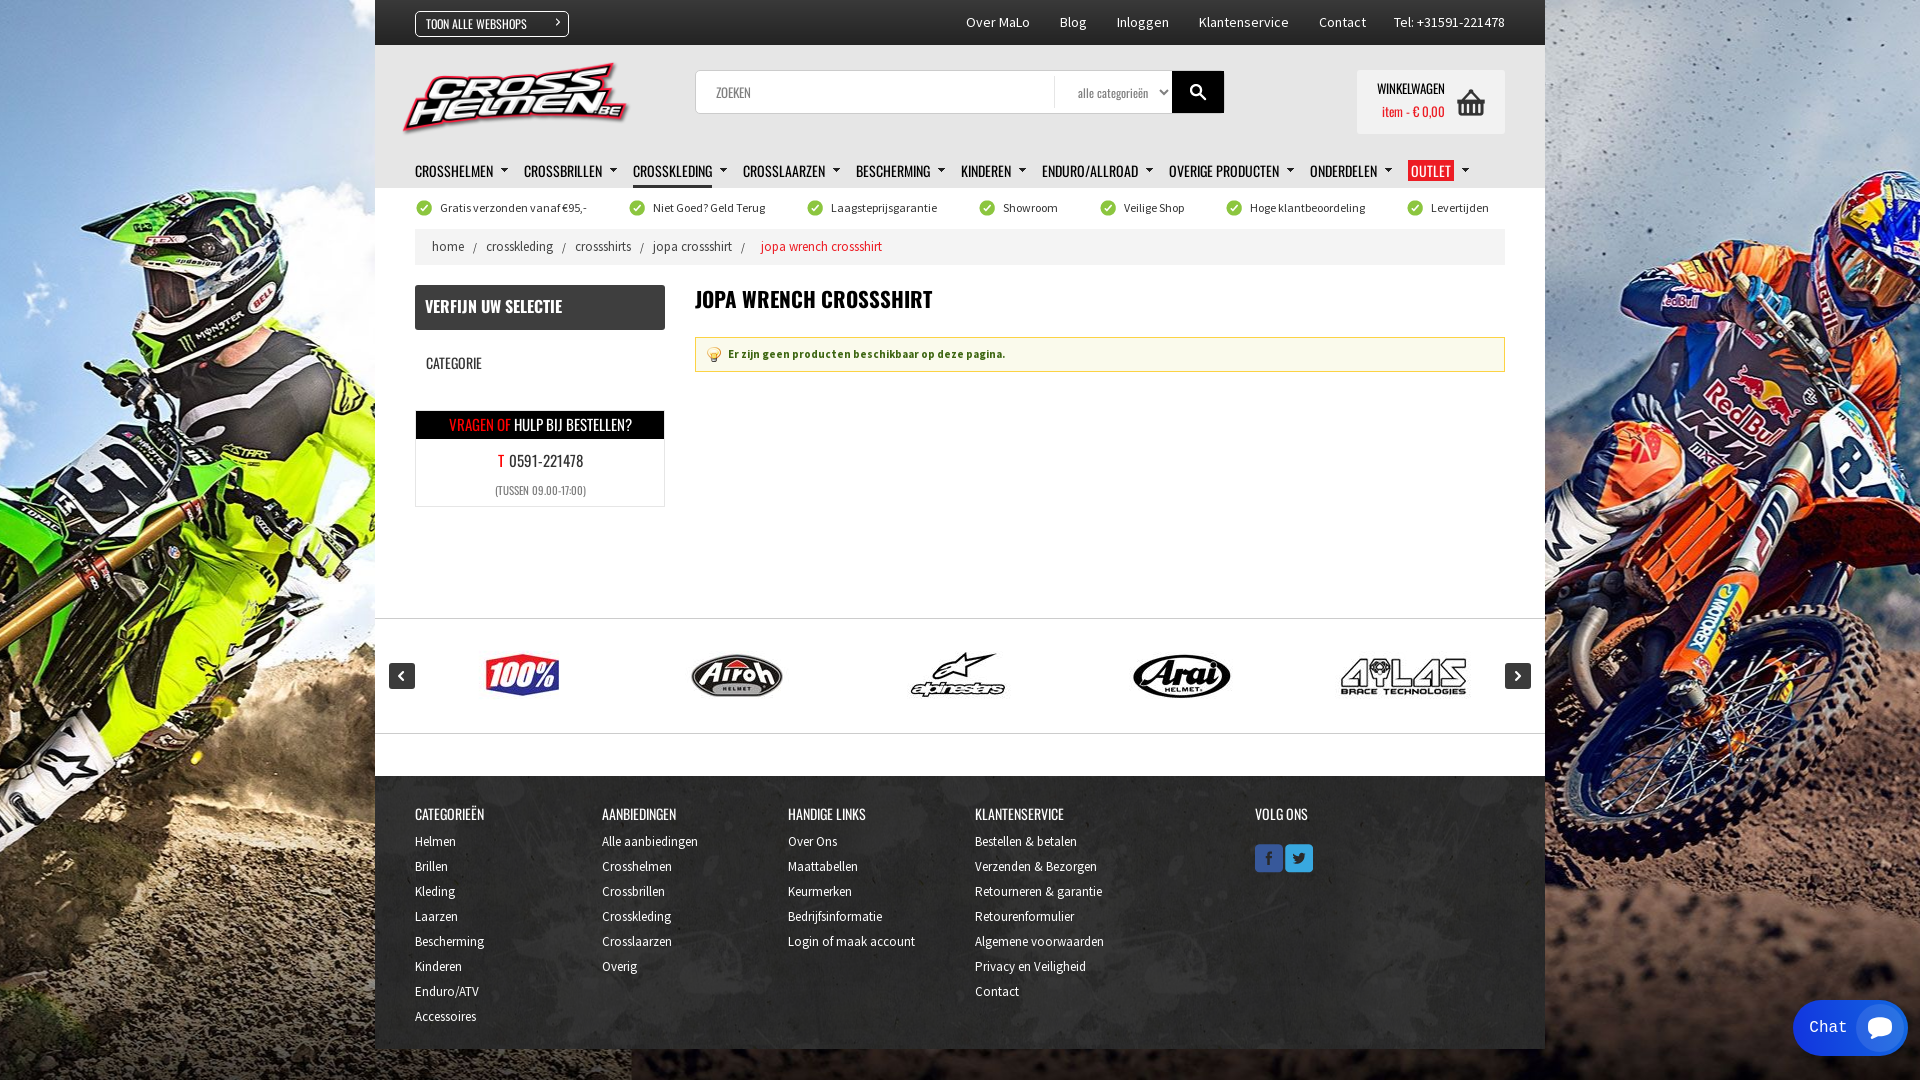 Image resolution: width=1920 pixels, height=1080 pixels. What do you see at coordinates (632, 169) in the screenshot?
I see `'CROSSKLEDING'` at bounding box center [632, 169].